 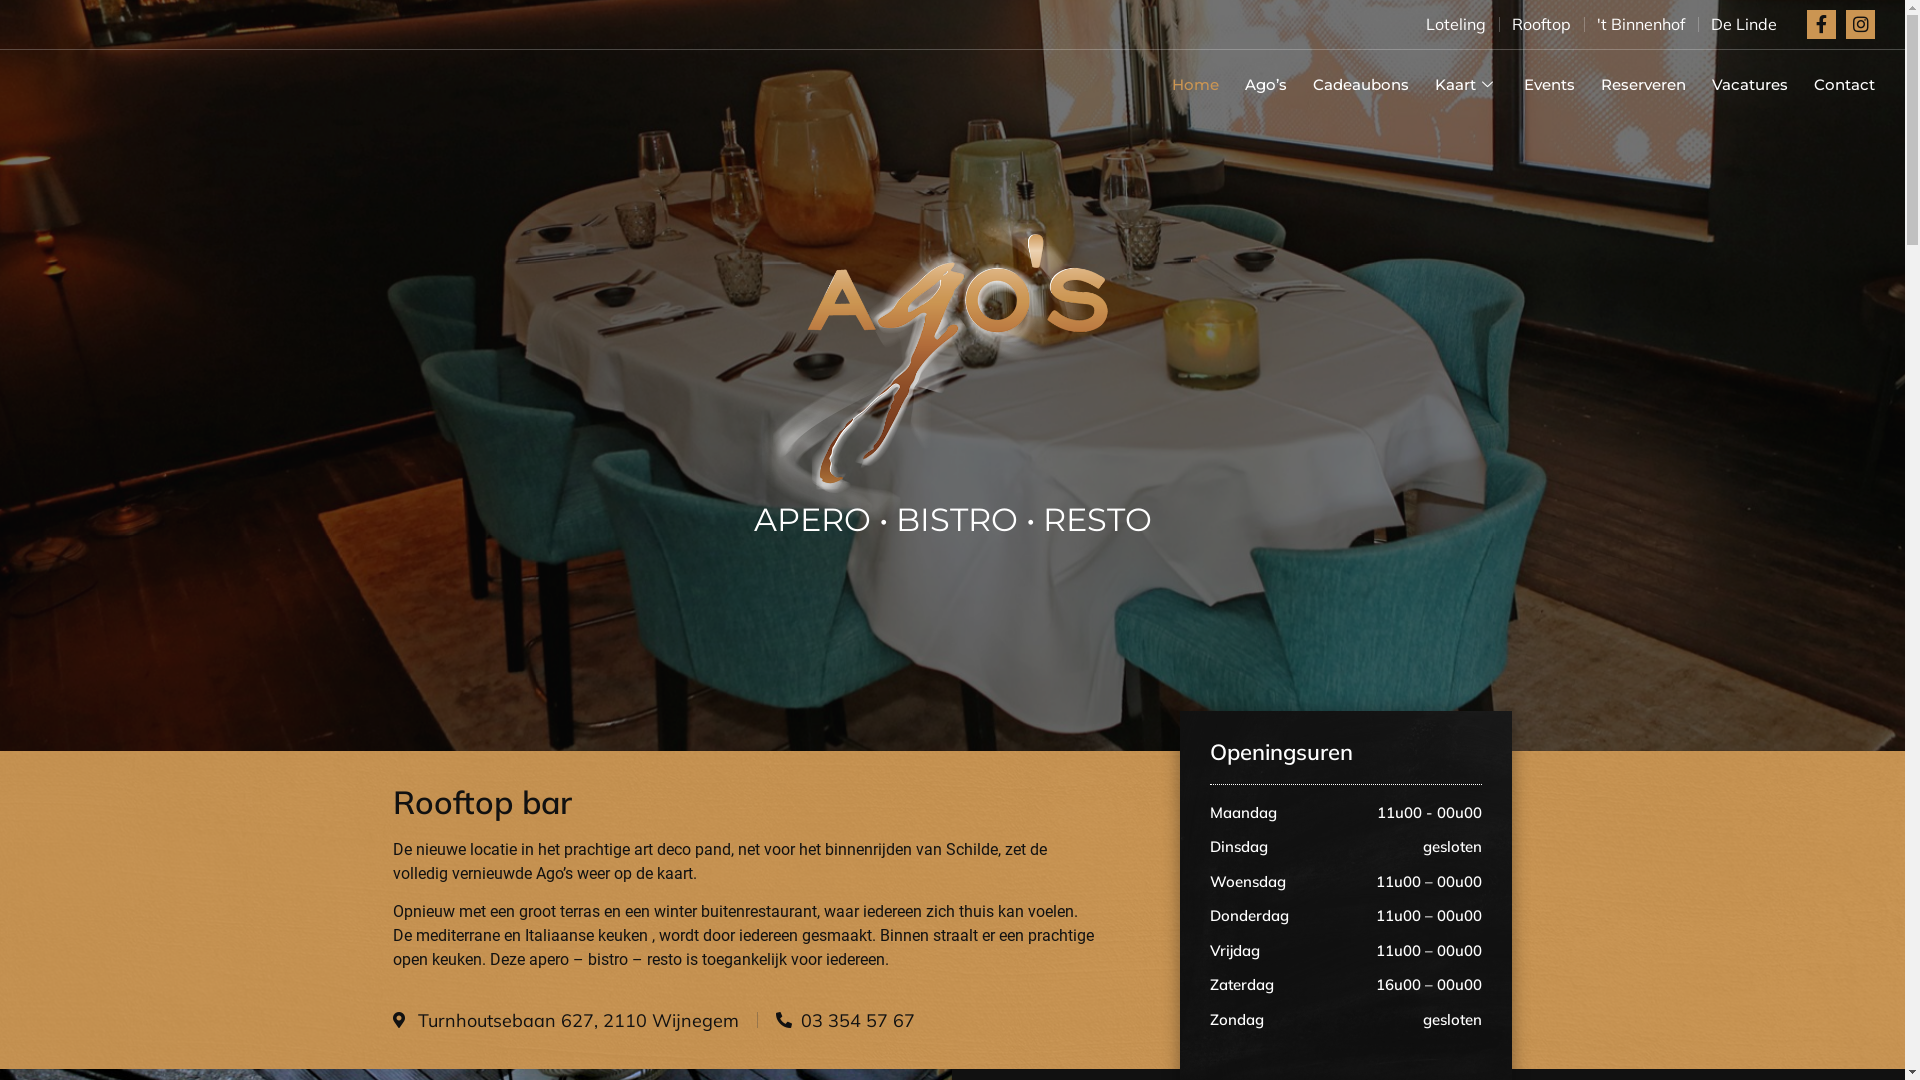 I want to click on '03 354 57 67', so click(x=775, y=1020).